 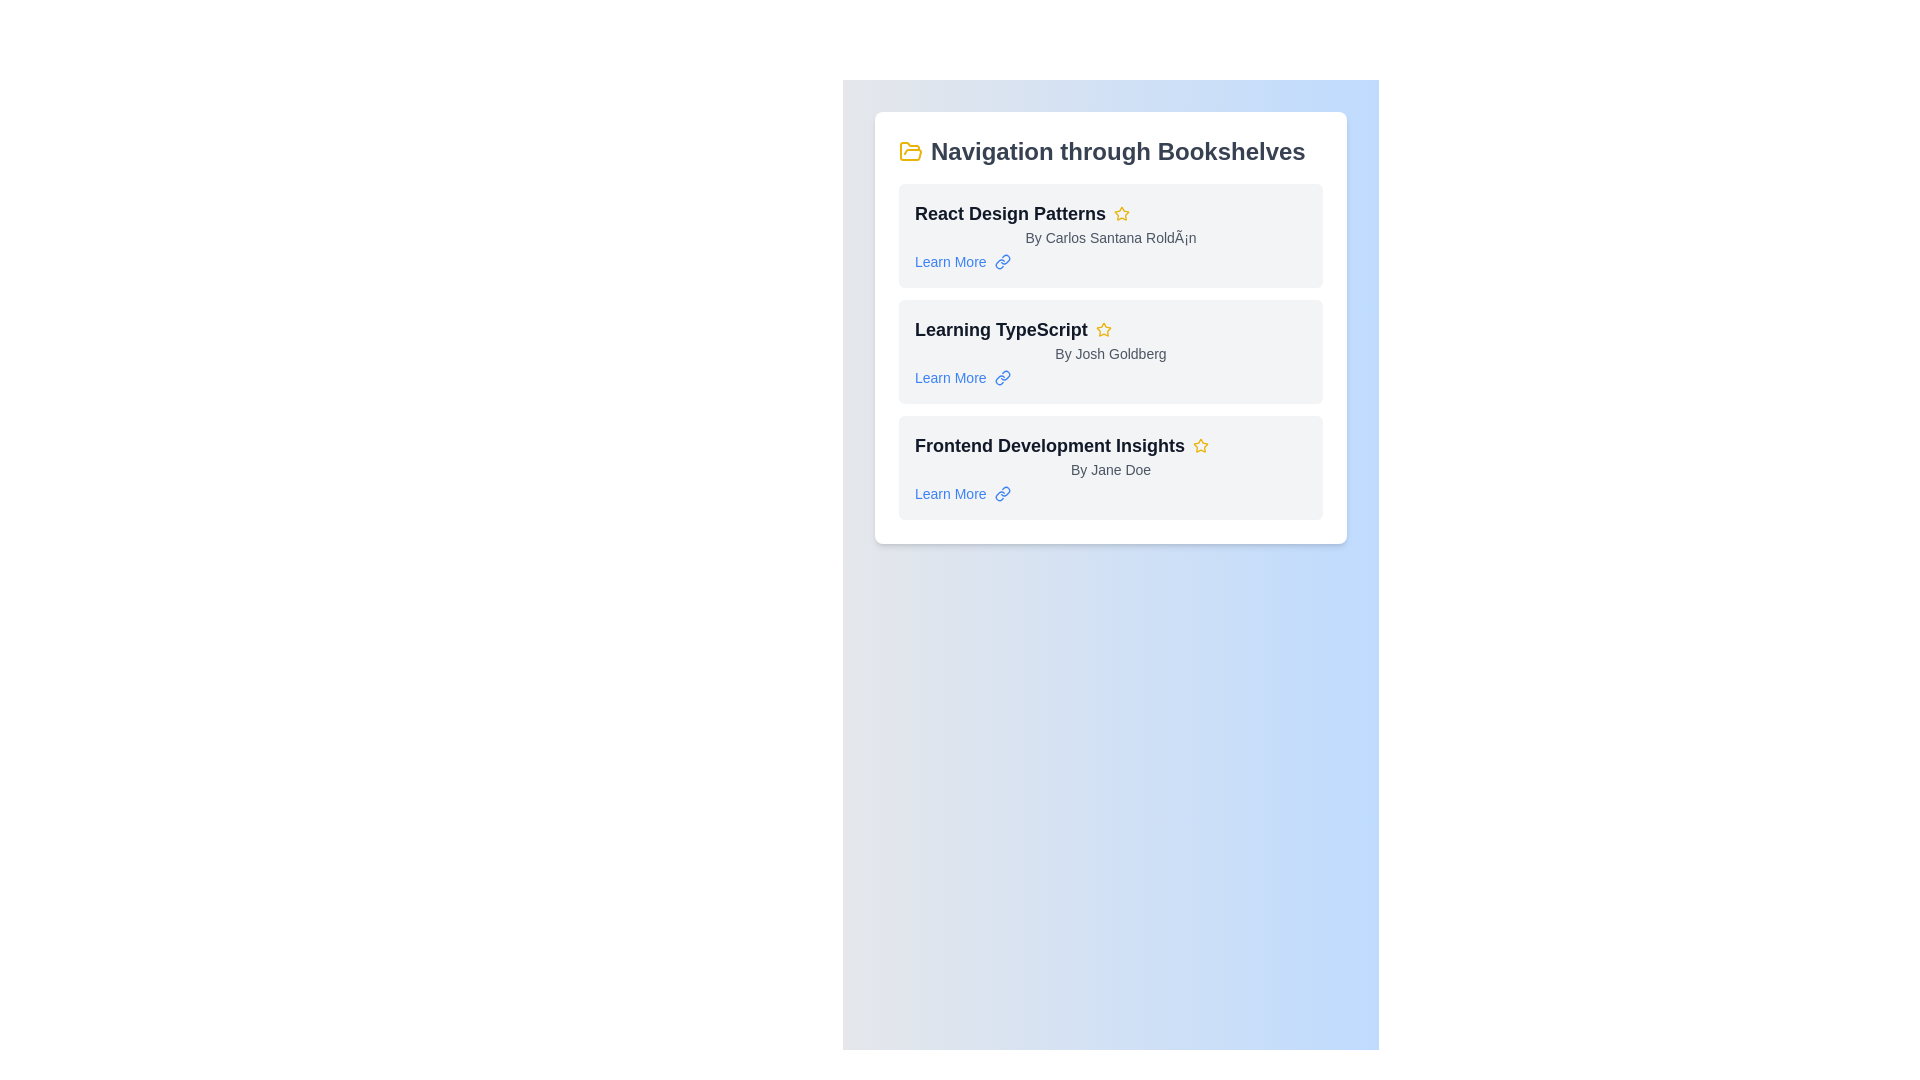 What do you see at coordinates (910, 150) in the screenshot?
I see `the yellow folder icon located to the left of the 'Navigation through Bookshelves' header text` at bounding box center [910, 150].